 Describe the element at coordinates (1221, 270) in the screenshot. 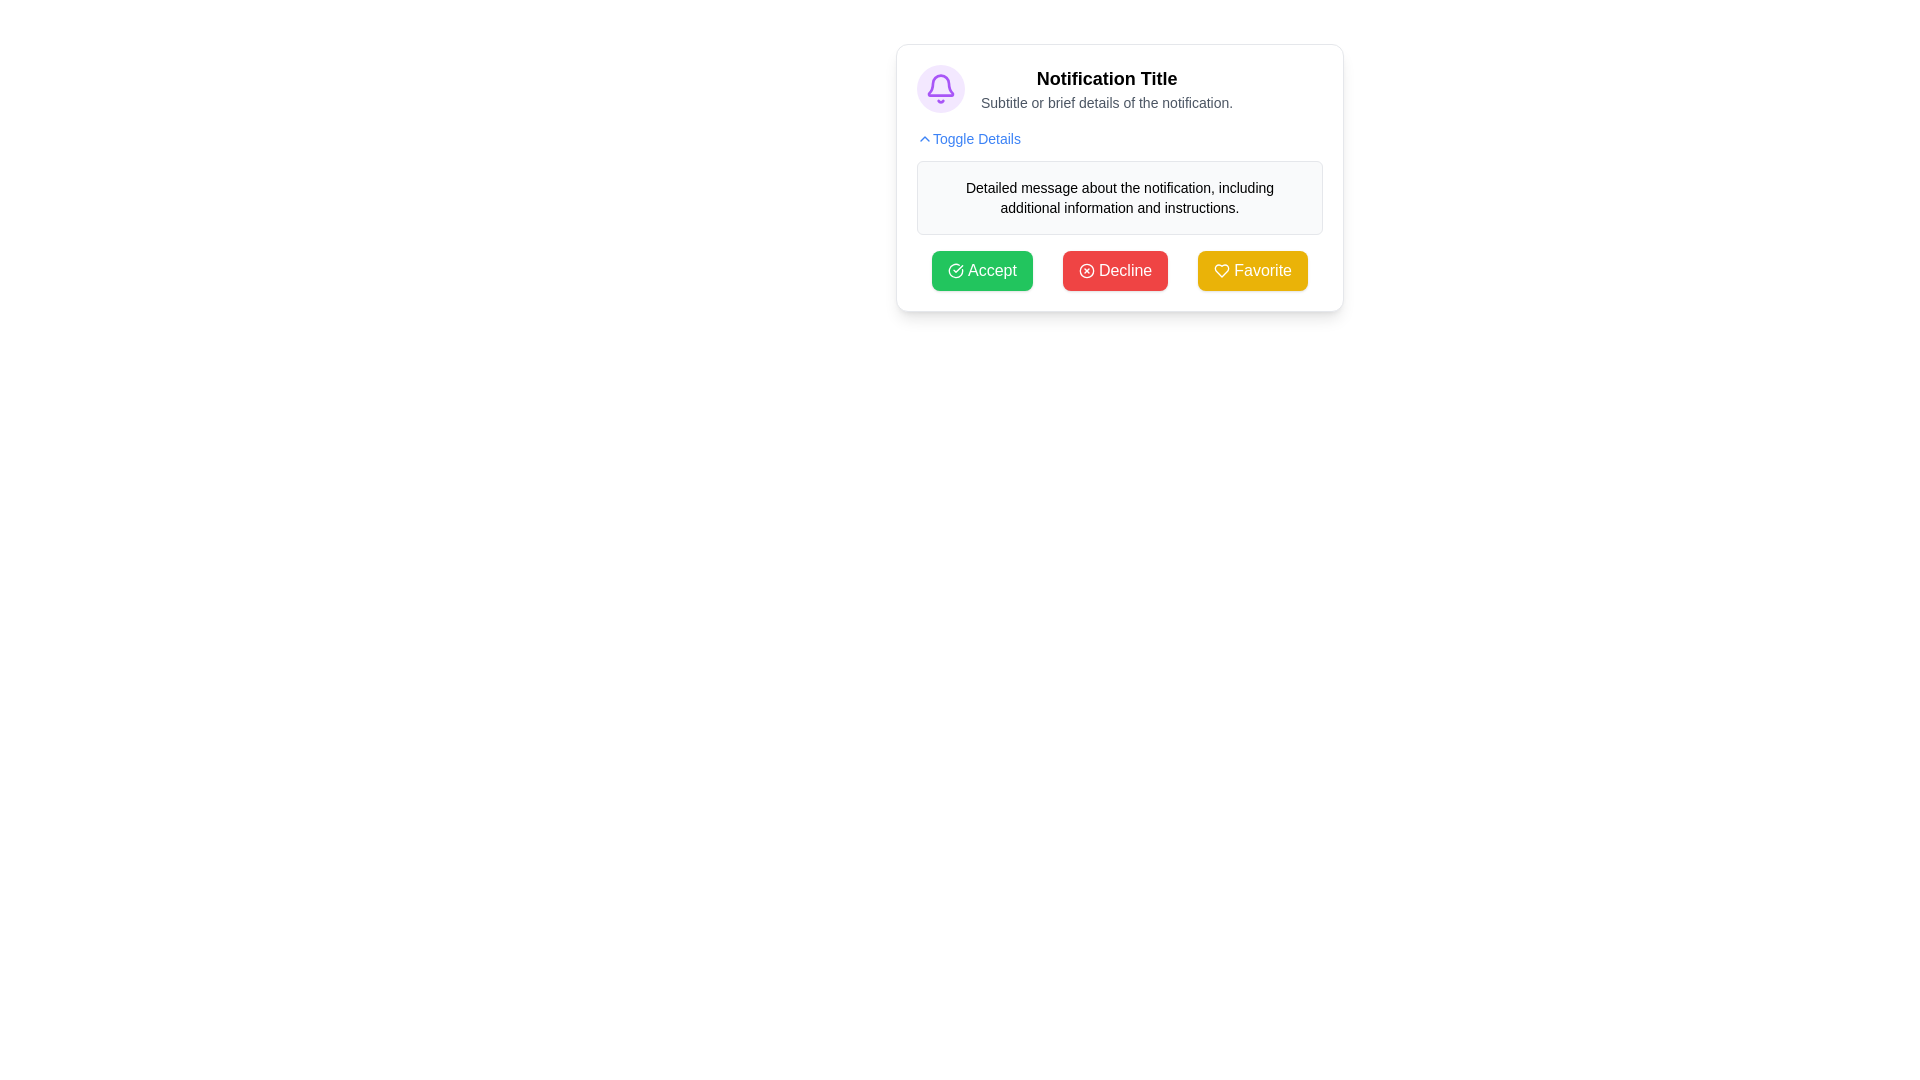

I see `the favorite icon located within the yellow button labeled 'Favorite' at the bottom-right part of the notification card` at that location.